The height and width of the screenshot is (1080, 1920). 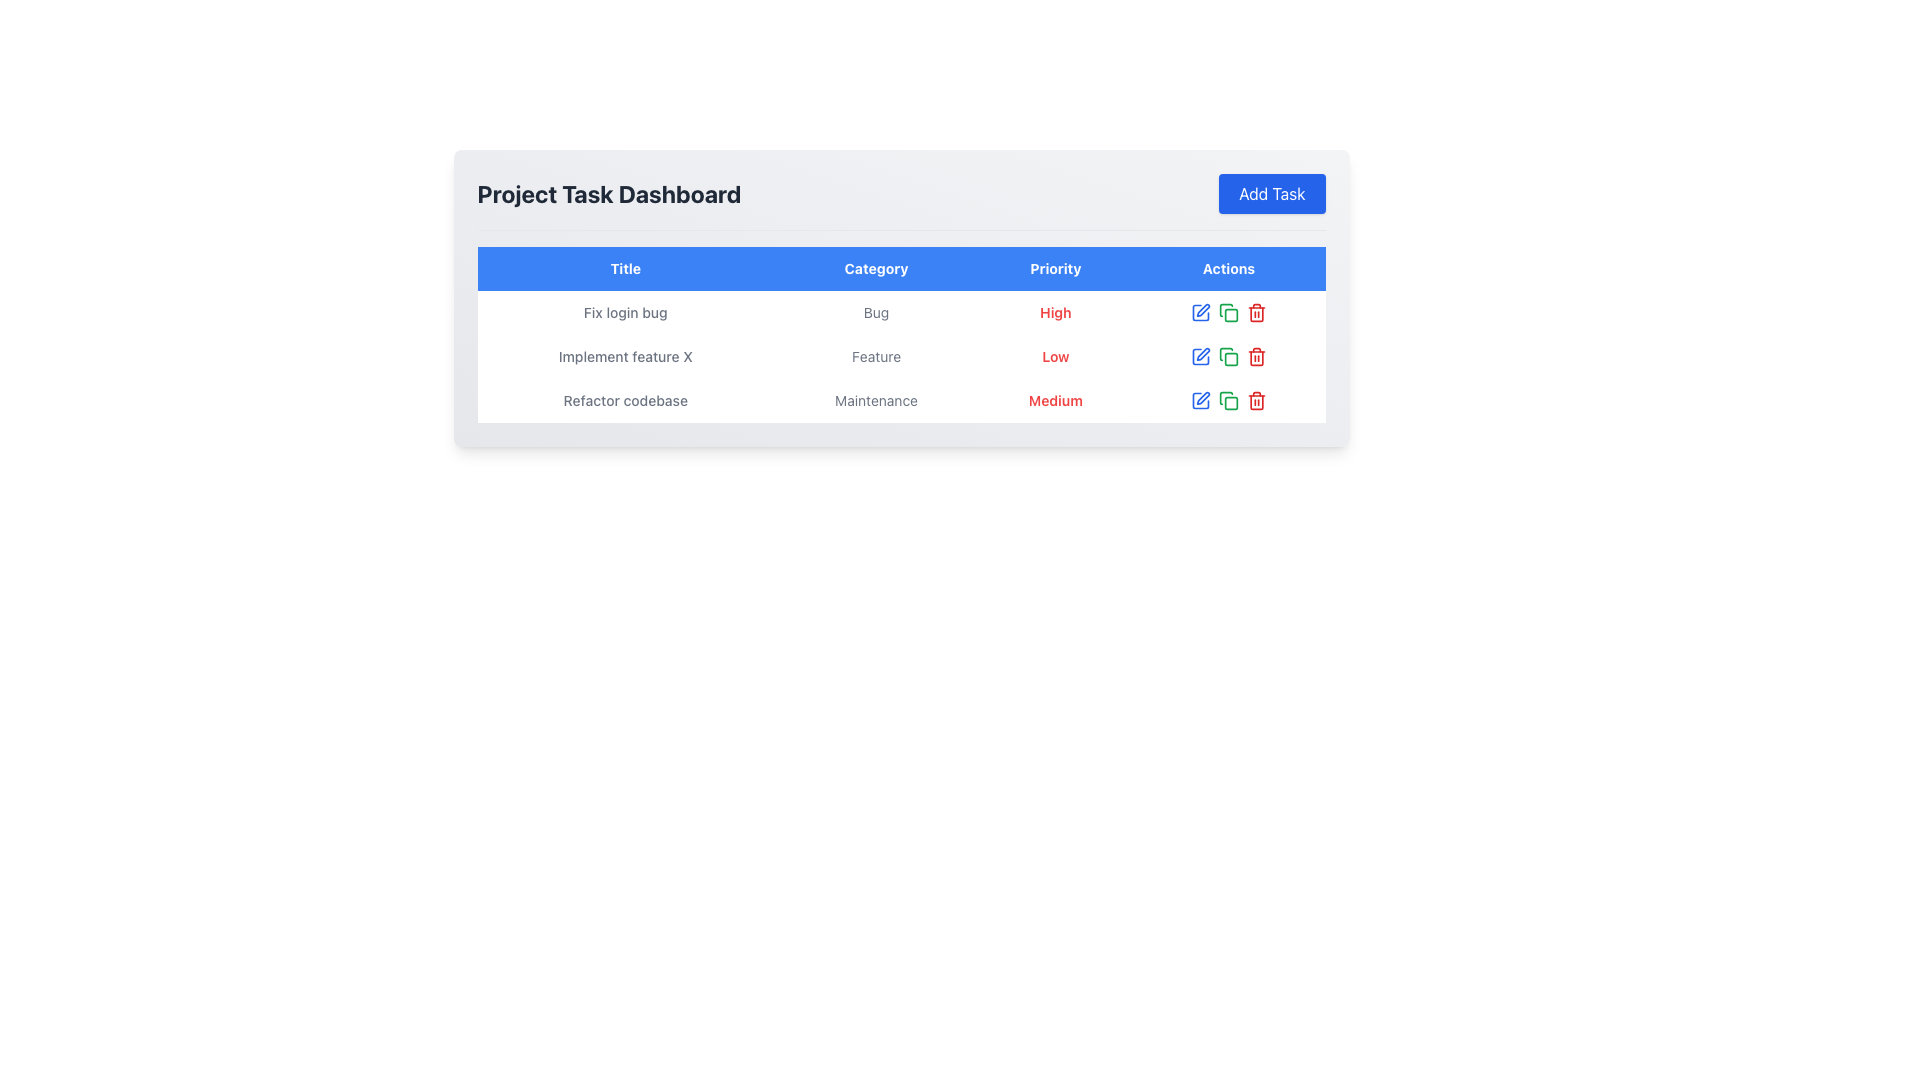 I want to click on the icon in the 'Actions' column of the row labeled 'Implement feature X', so click(x=1227, y=356).